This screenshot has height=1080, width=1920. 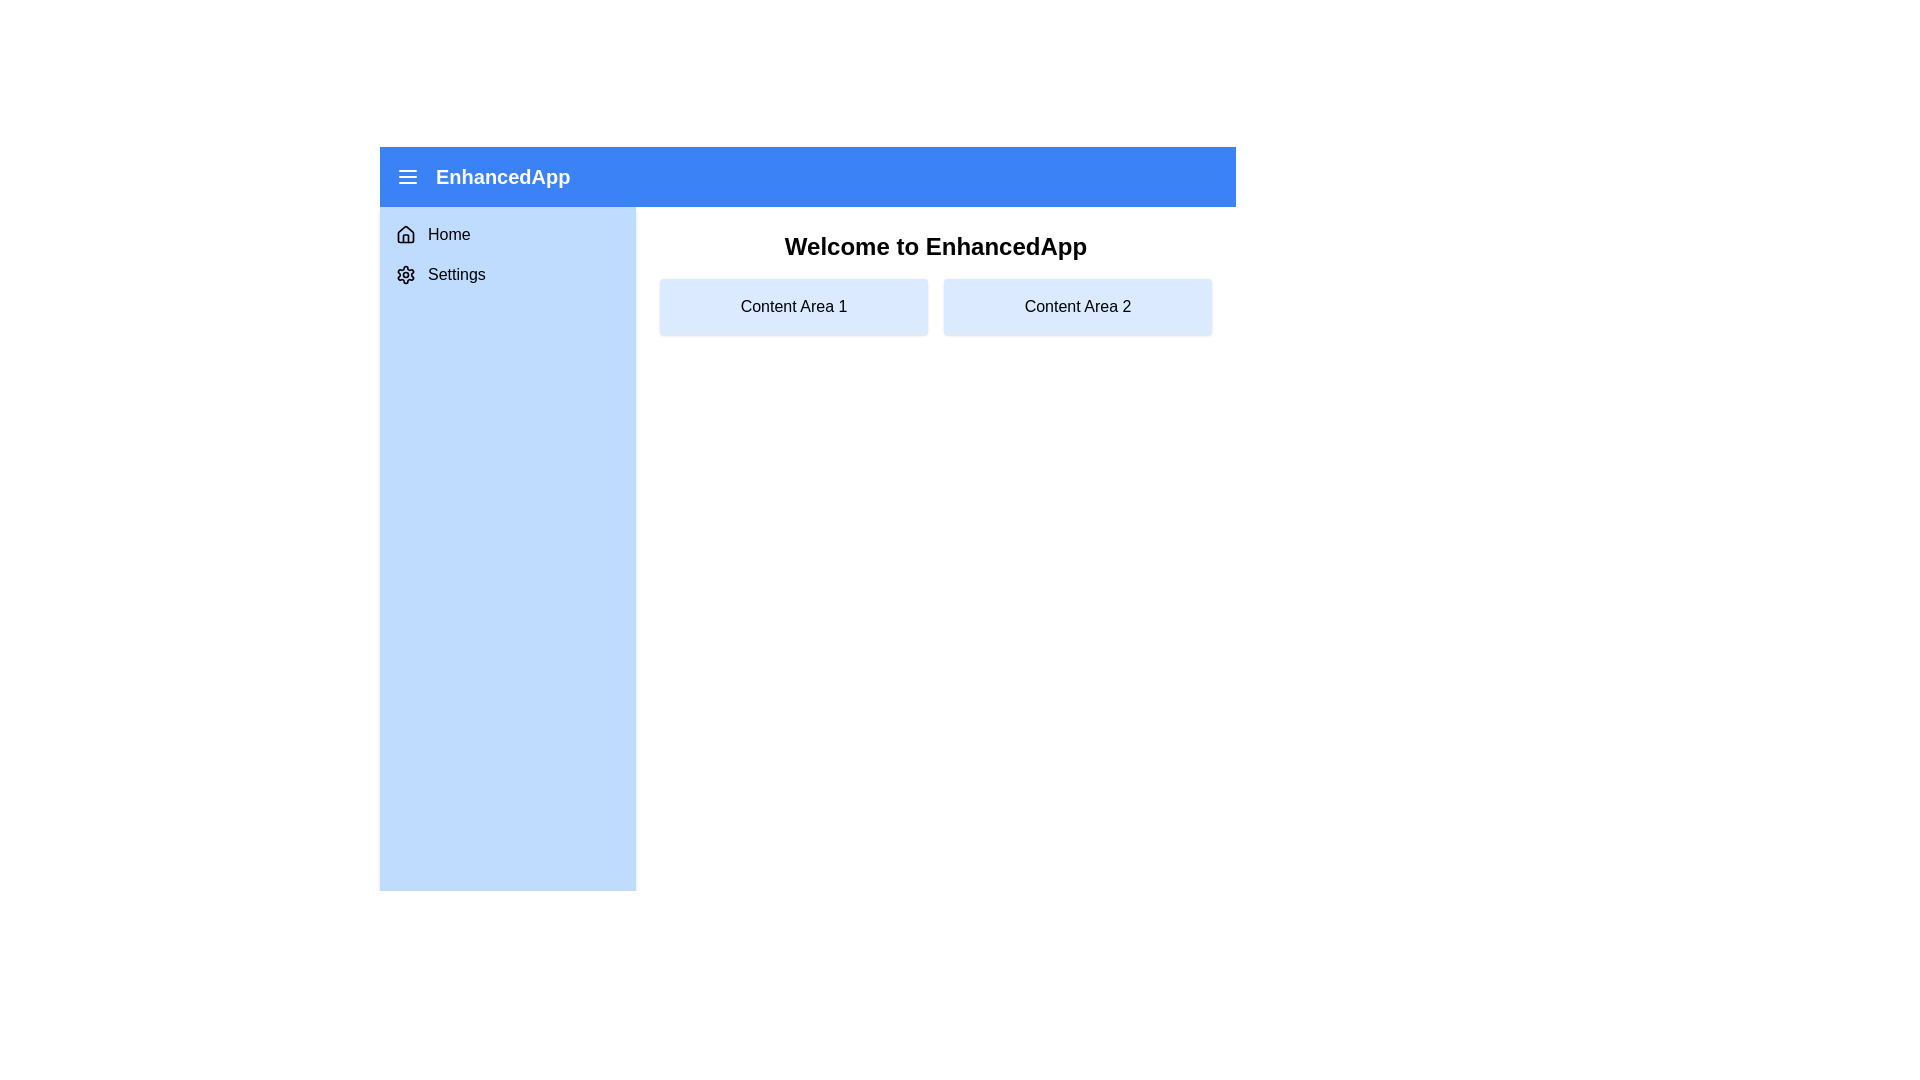 What do you see at coordinates (405, 274) in the screenshot?
I see `the 'Settings' icon located in the sidebar menu below the 'Home' icon` at bounding box center [405, 274].